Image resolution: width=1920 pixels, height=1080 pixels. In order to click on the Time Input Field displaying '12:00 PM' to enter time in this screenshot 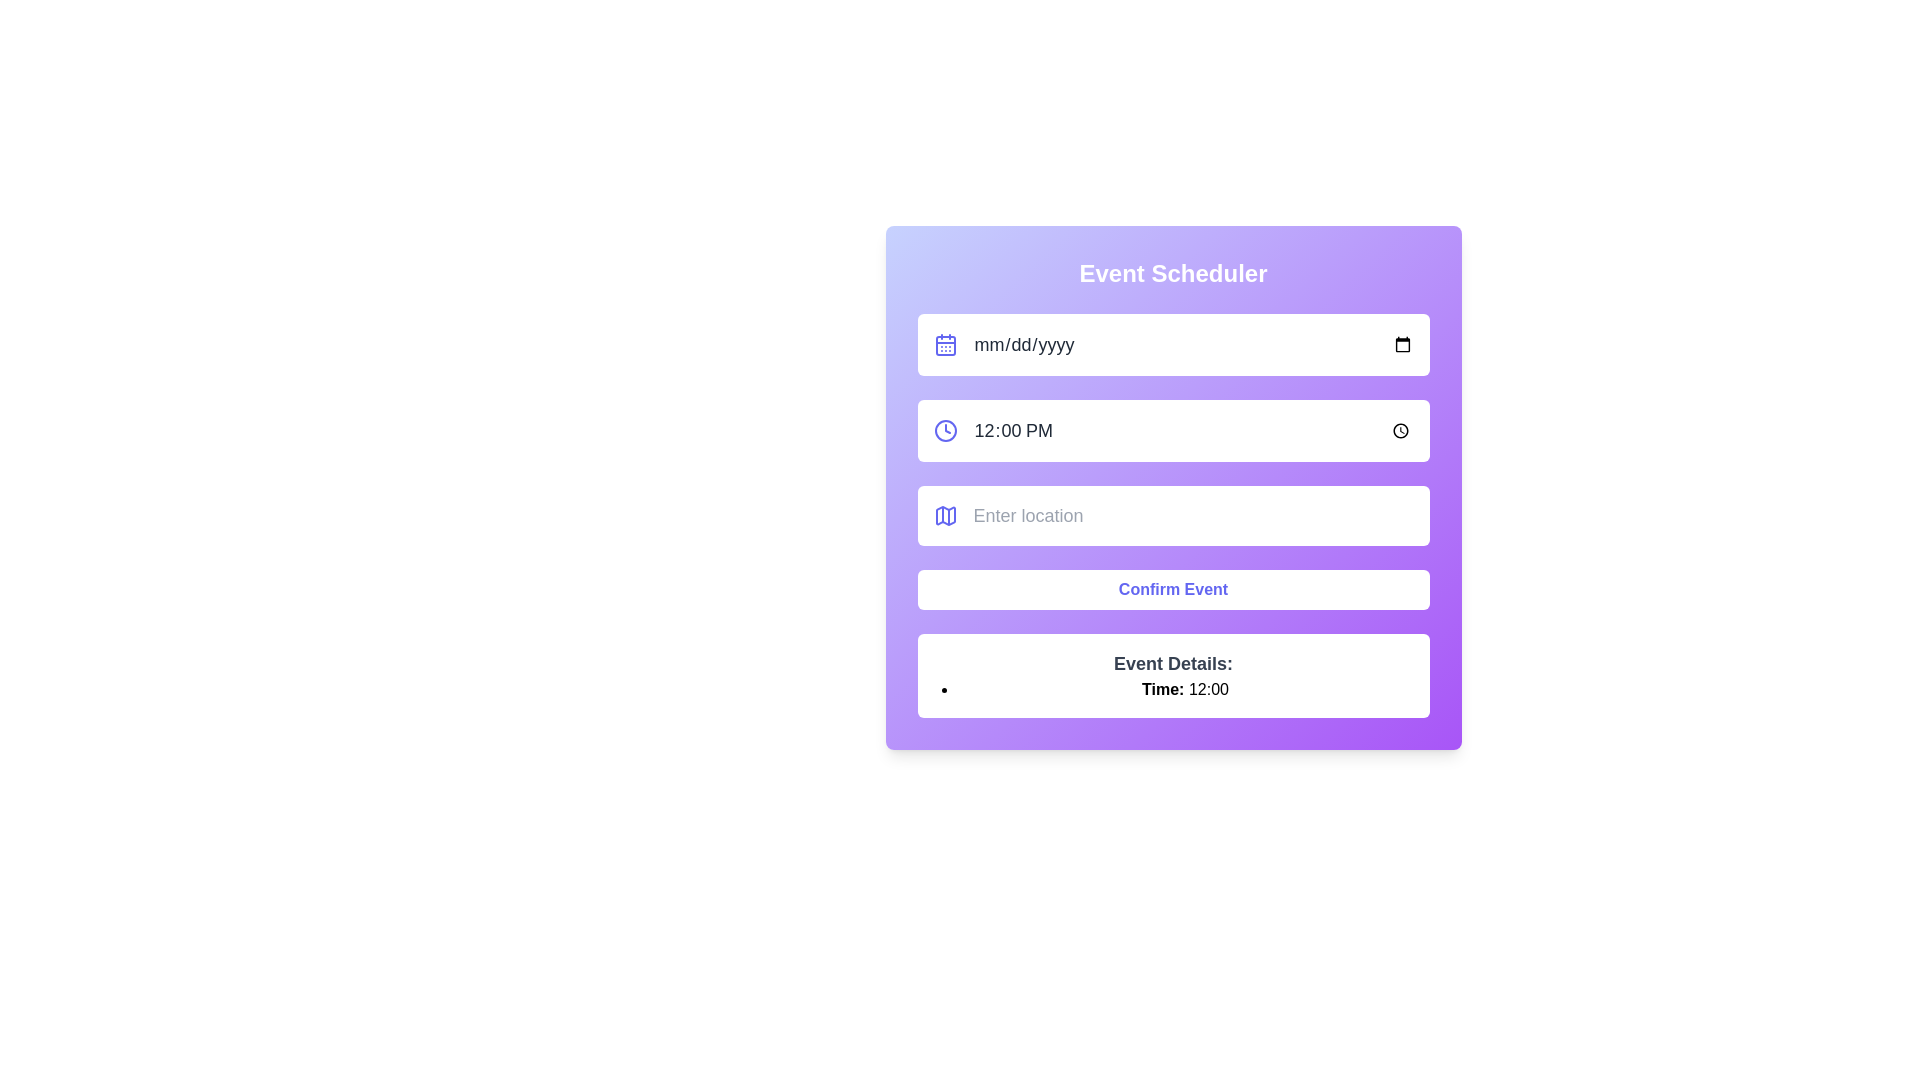, I will do `click(1193, 430)`.